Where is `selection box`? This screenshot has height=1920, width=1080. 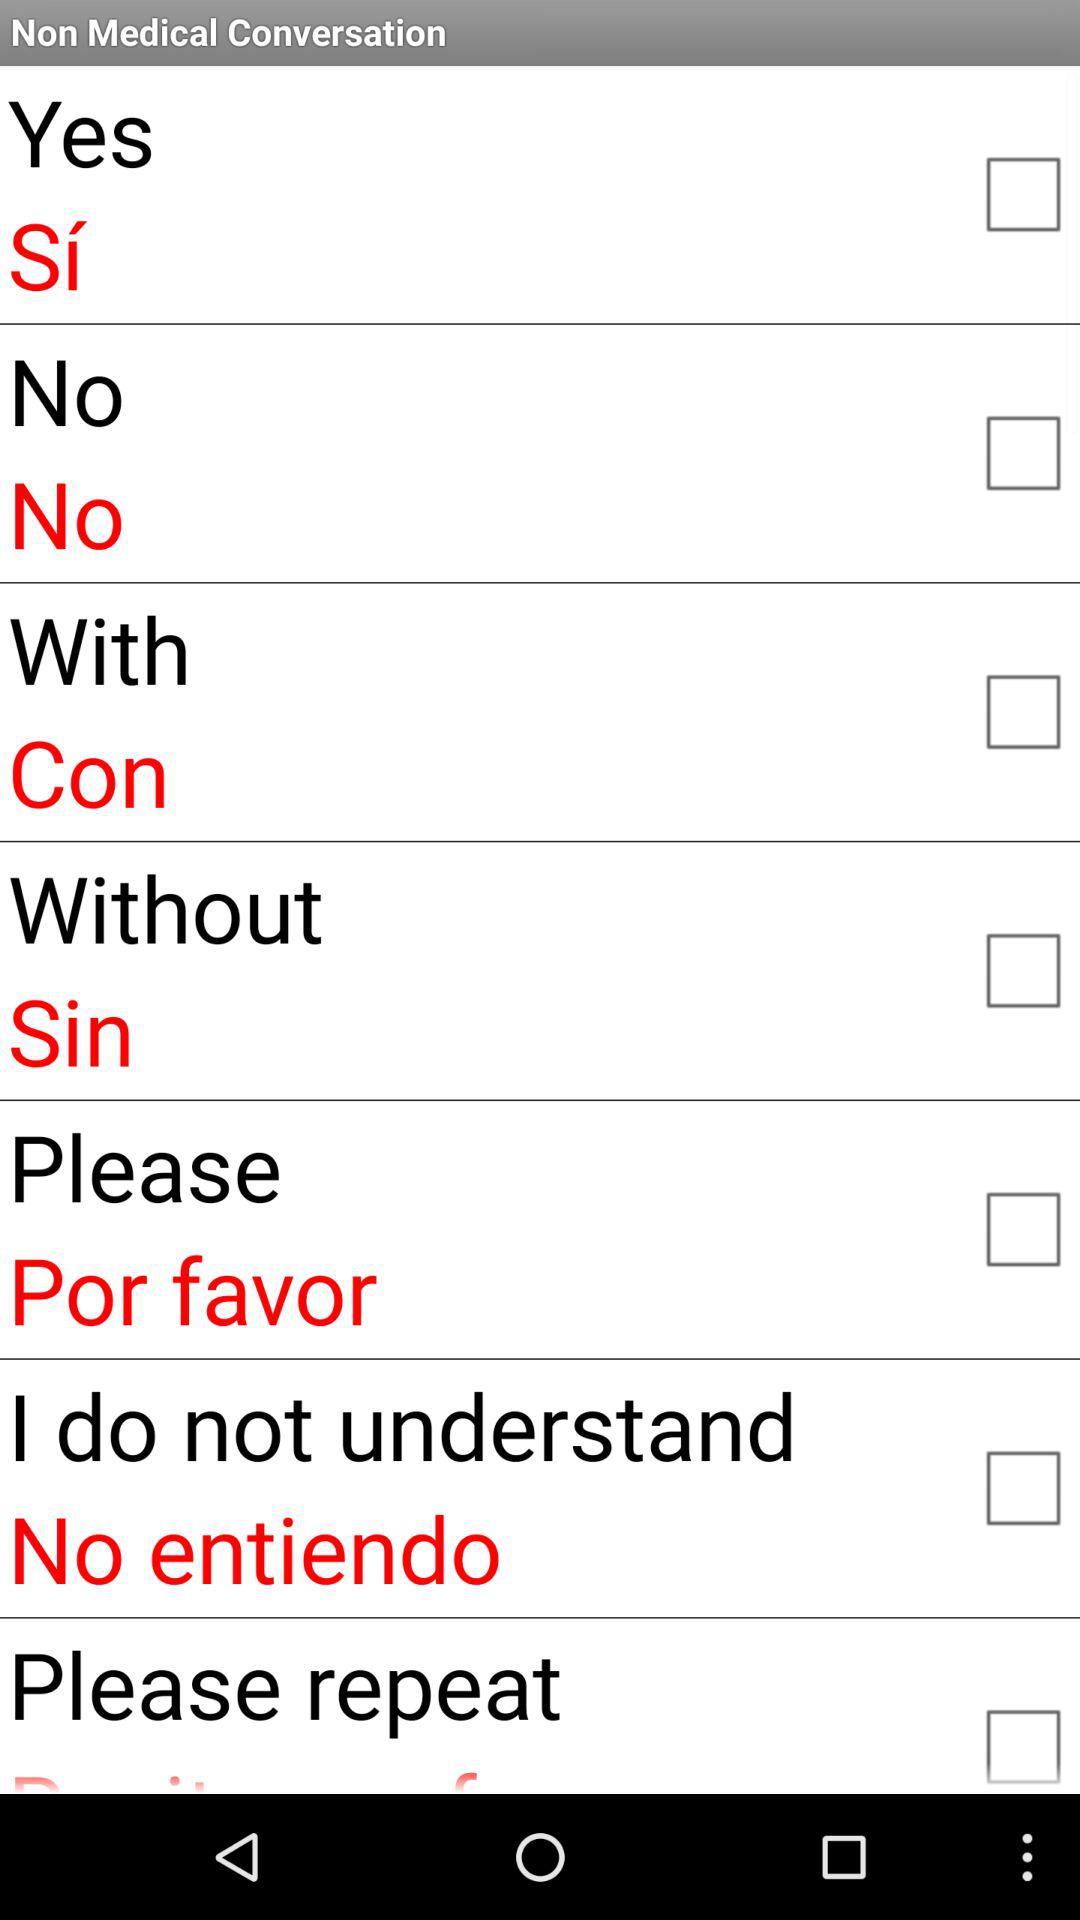
selection box is located at coordinates (1022, 710).